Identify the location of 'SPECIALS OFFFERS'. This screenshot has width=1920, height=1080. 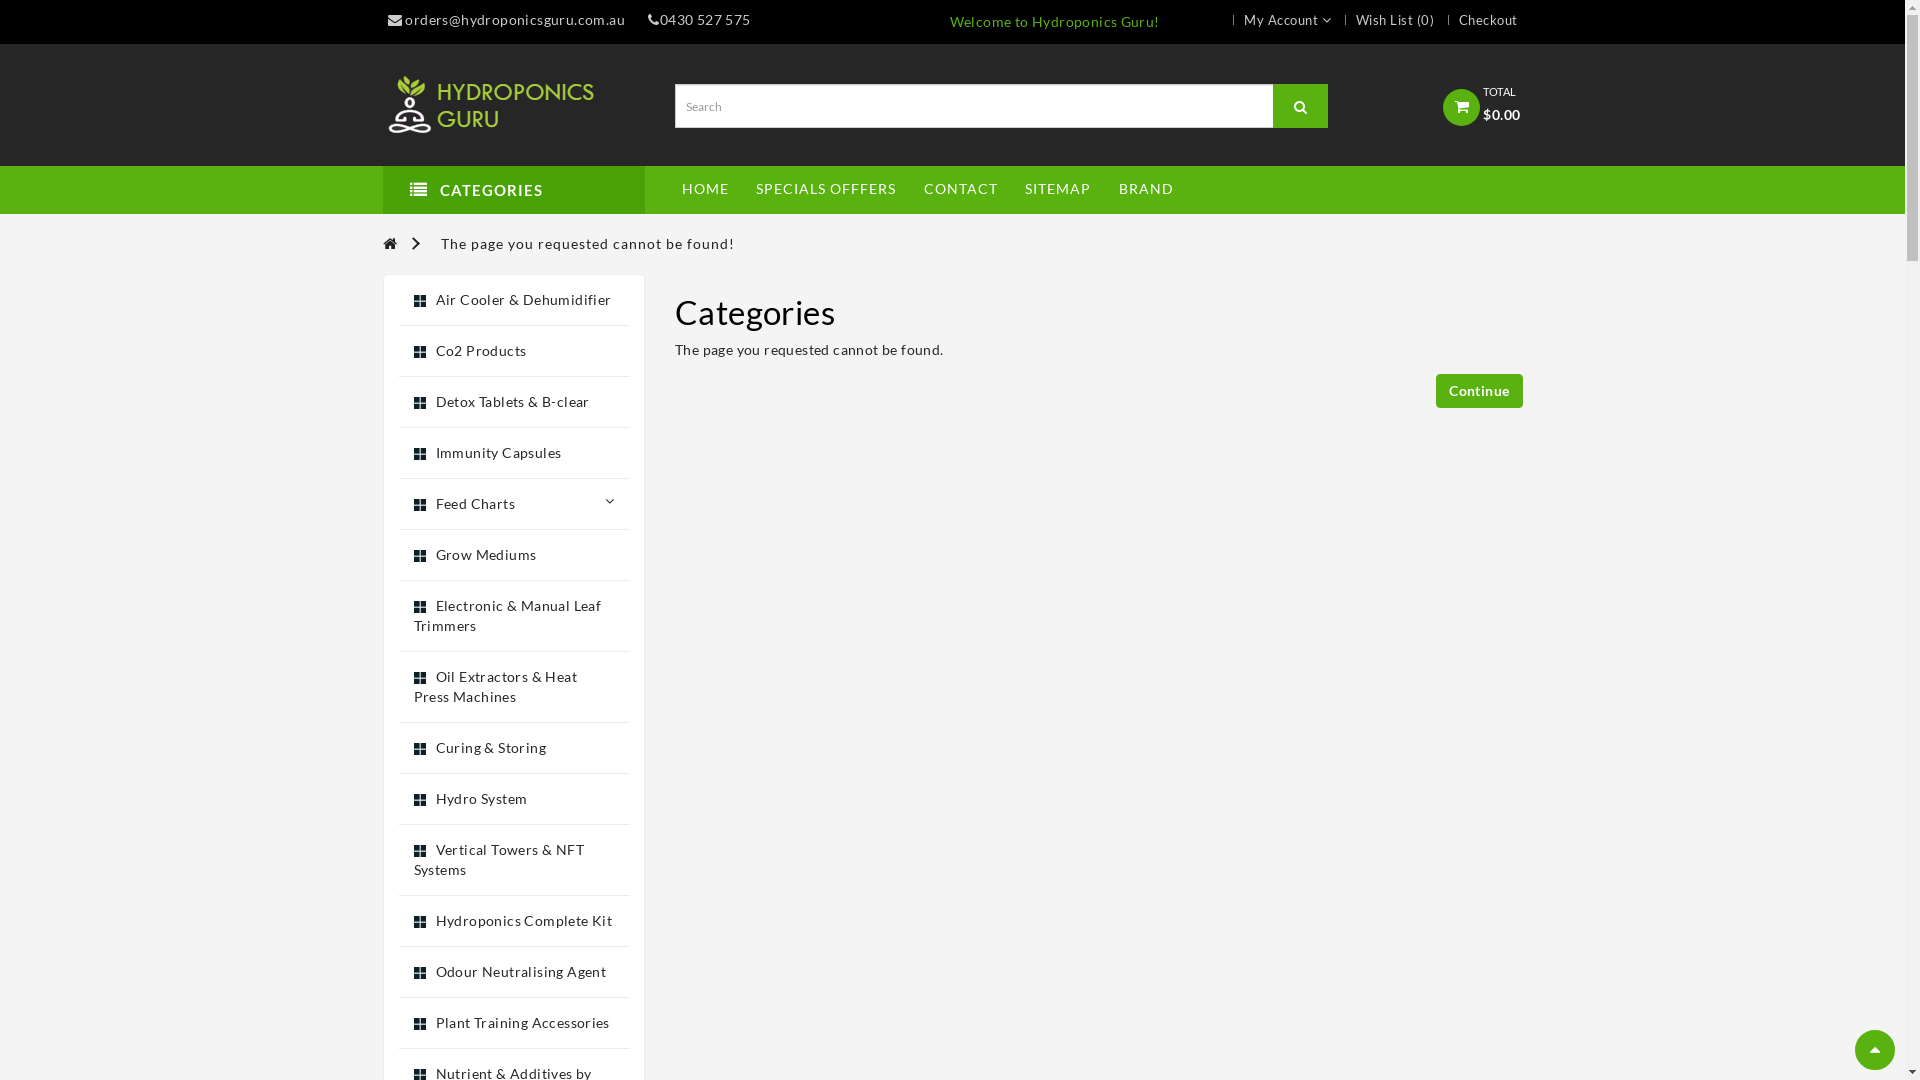
(825, 189).